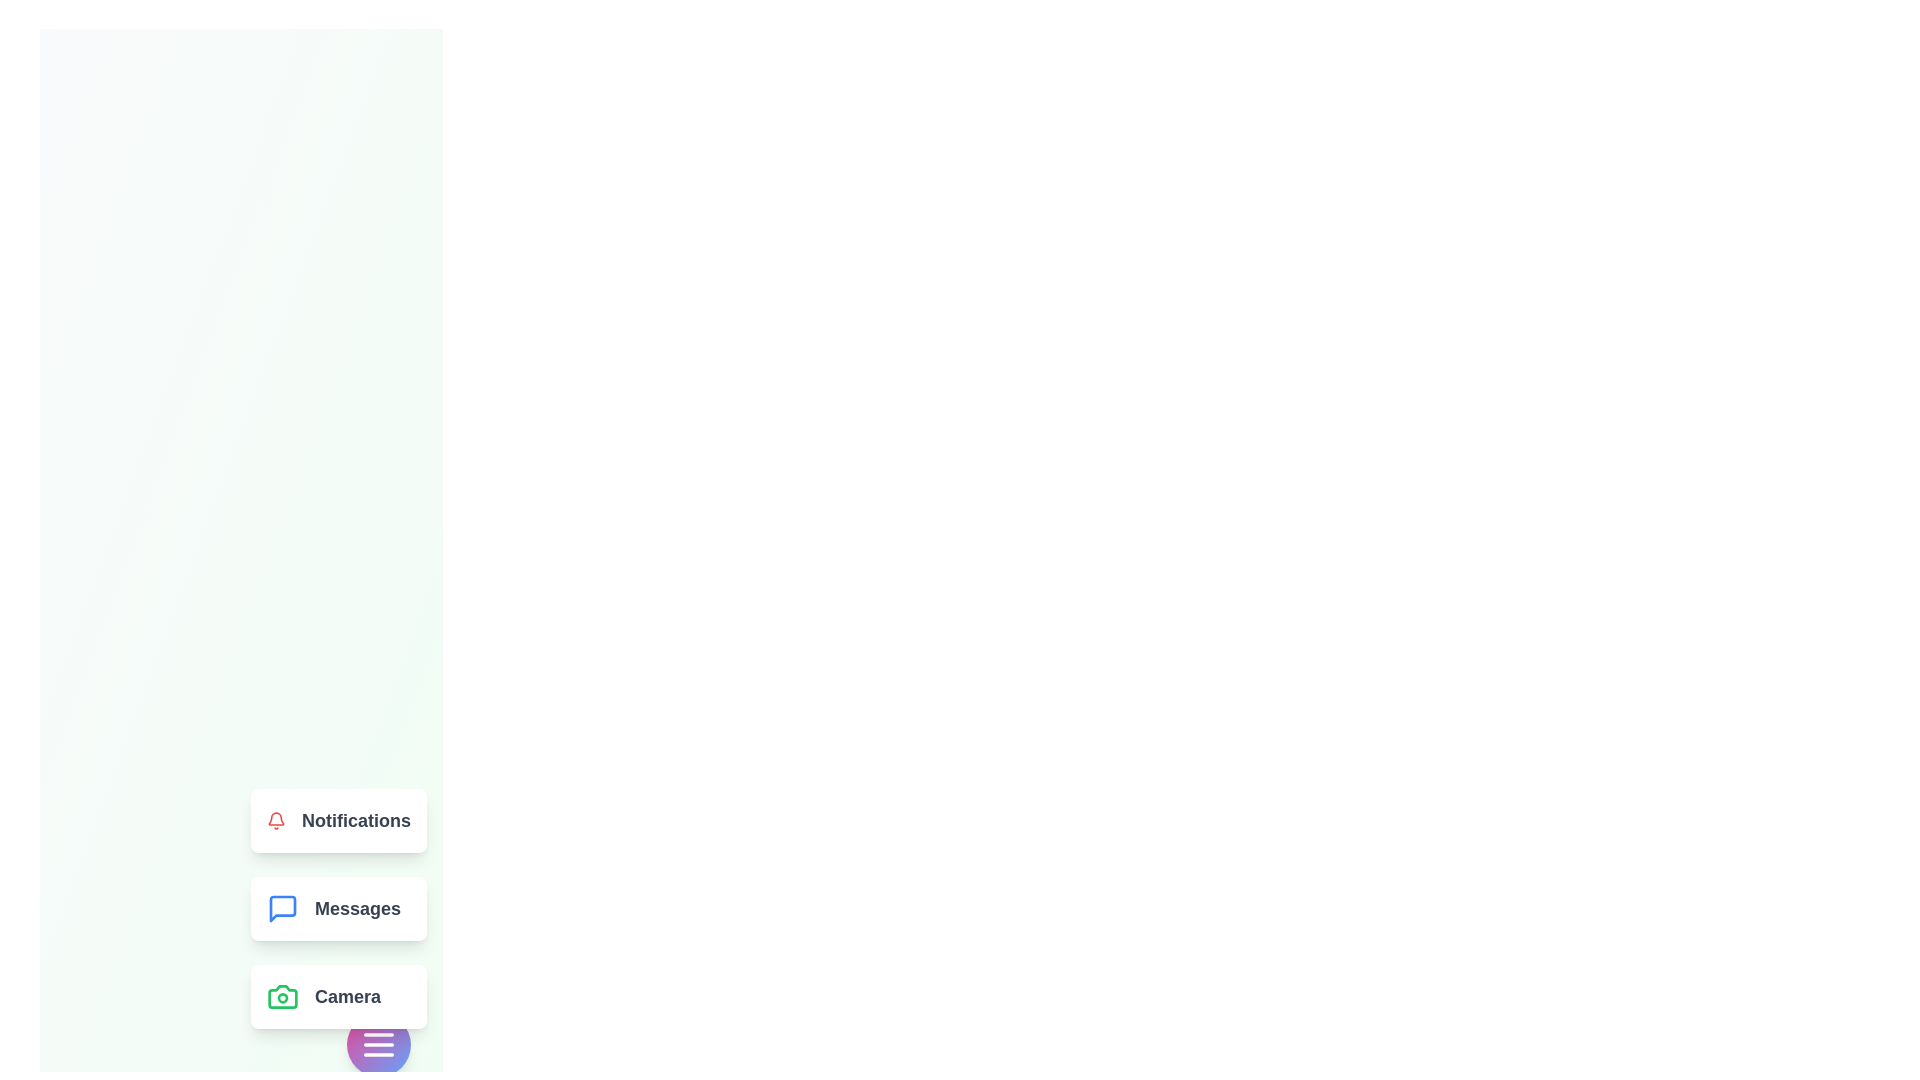 This screenshot has width=1920, height=1080. What do you see at coordinates (339, 996) in the screenshot?
I see `the 'Camera' option in the menu` at bounding box center [339, 996].